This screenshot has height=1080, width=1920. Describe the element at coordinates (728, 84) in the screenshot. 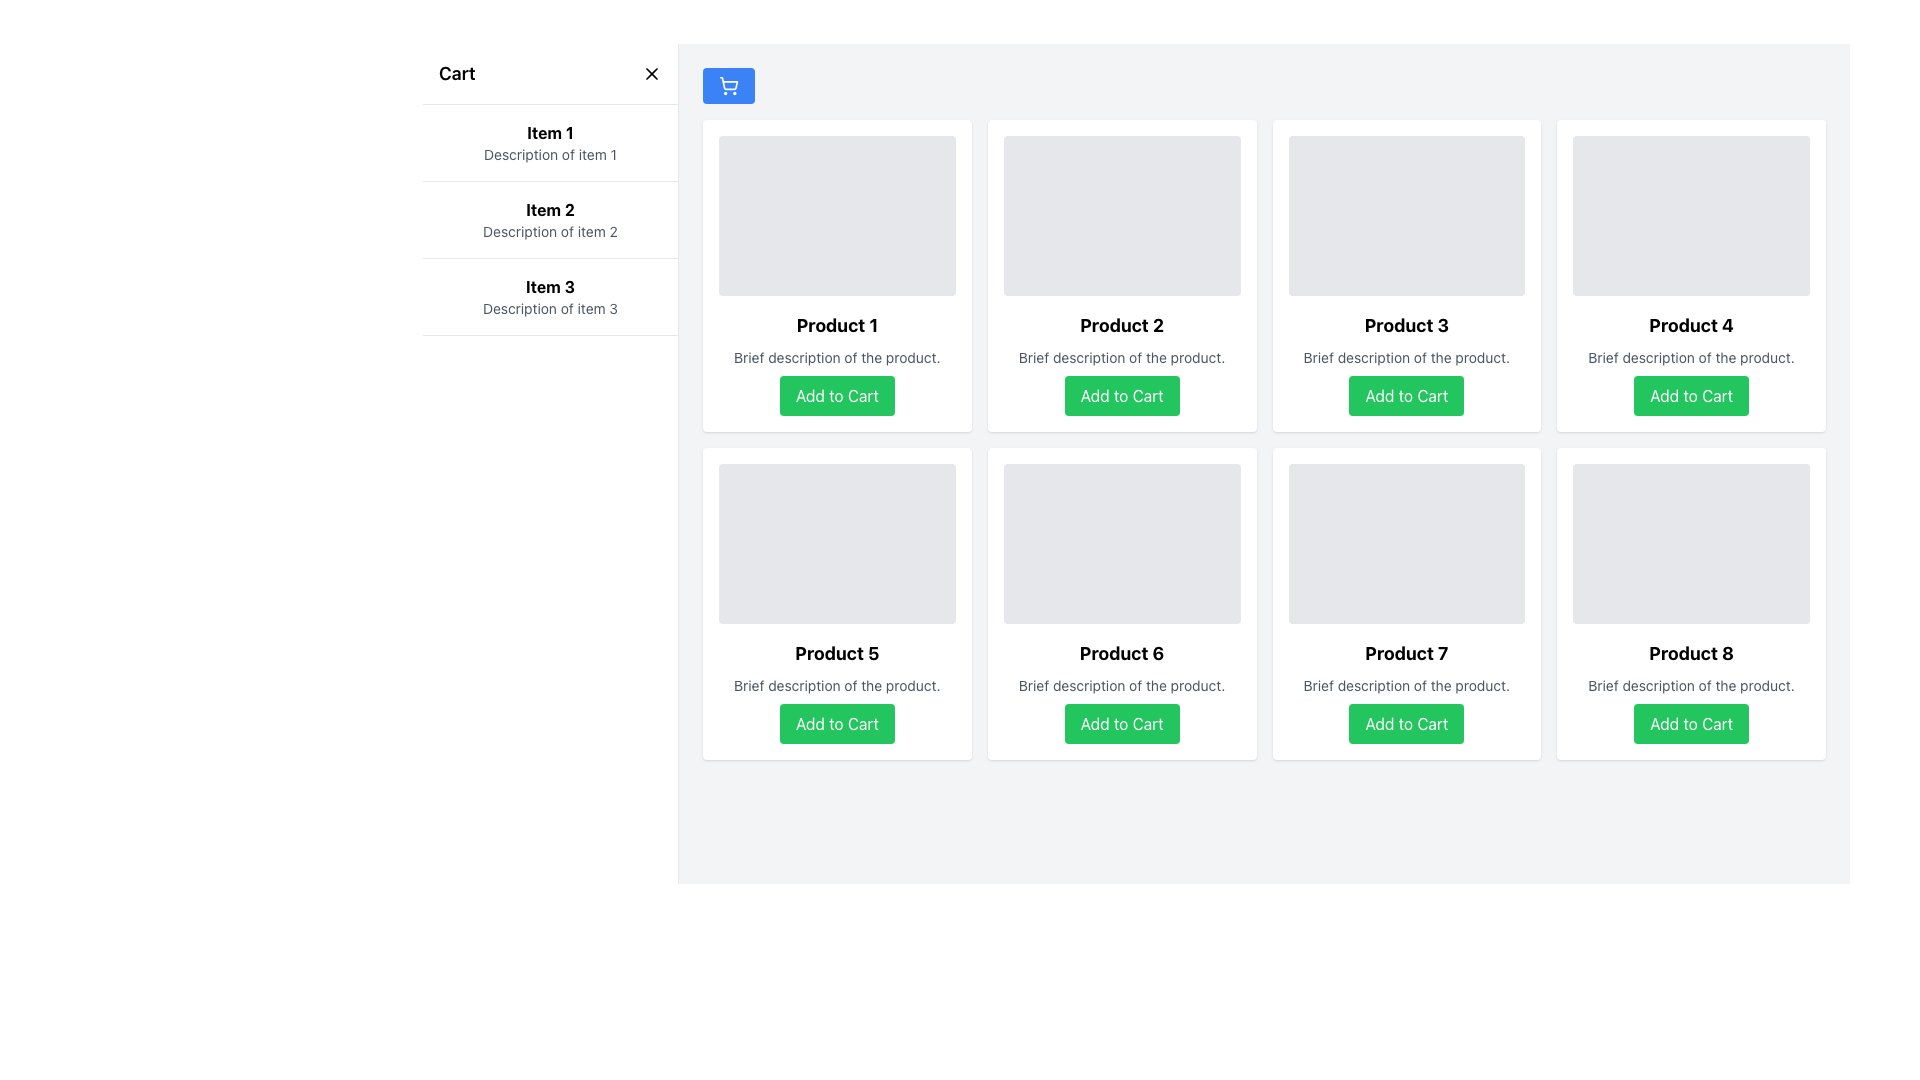

I see `the shopping cart icon located within the blue button at the top-left corner of the main content area` at that location.